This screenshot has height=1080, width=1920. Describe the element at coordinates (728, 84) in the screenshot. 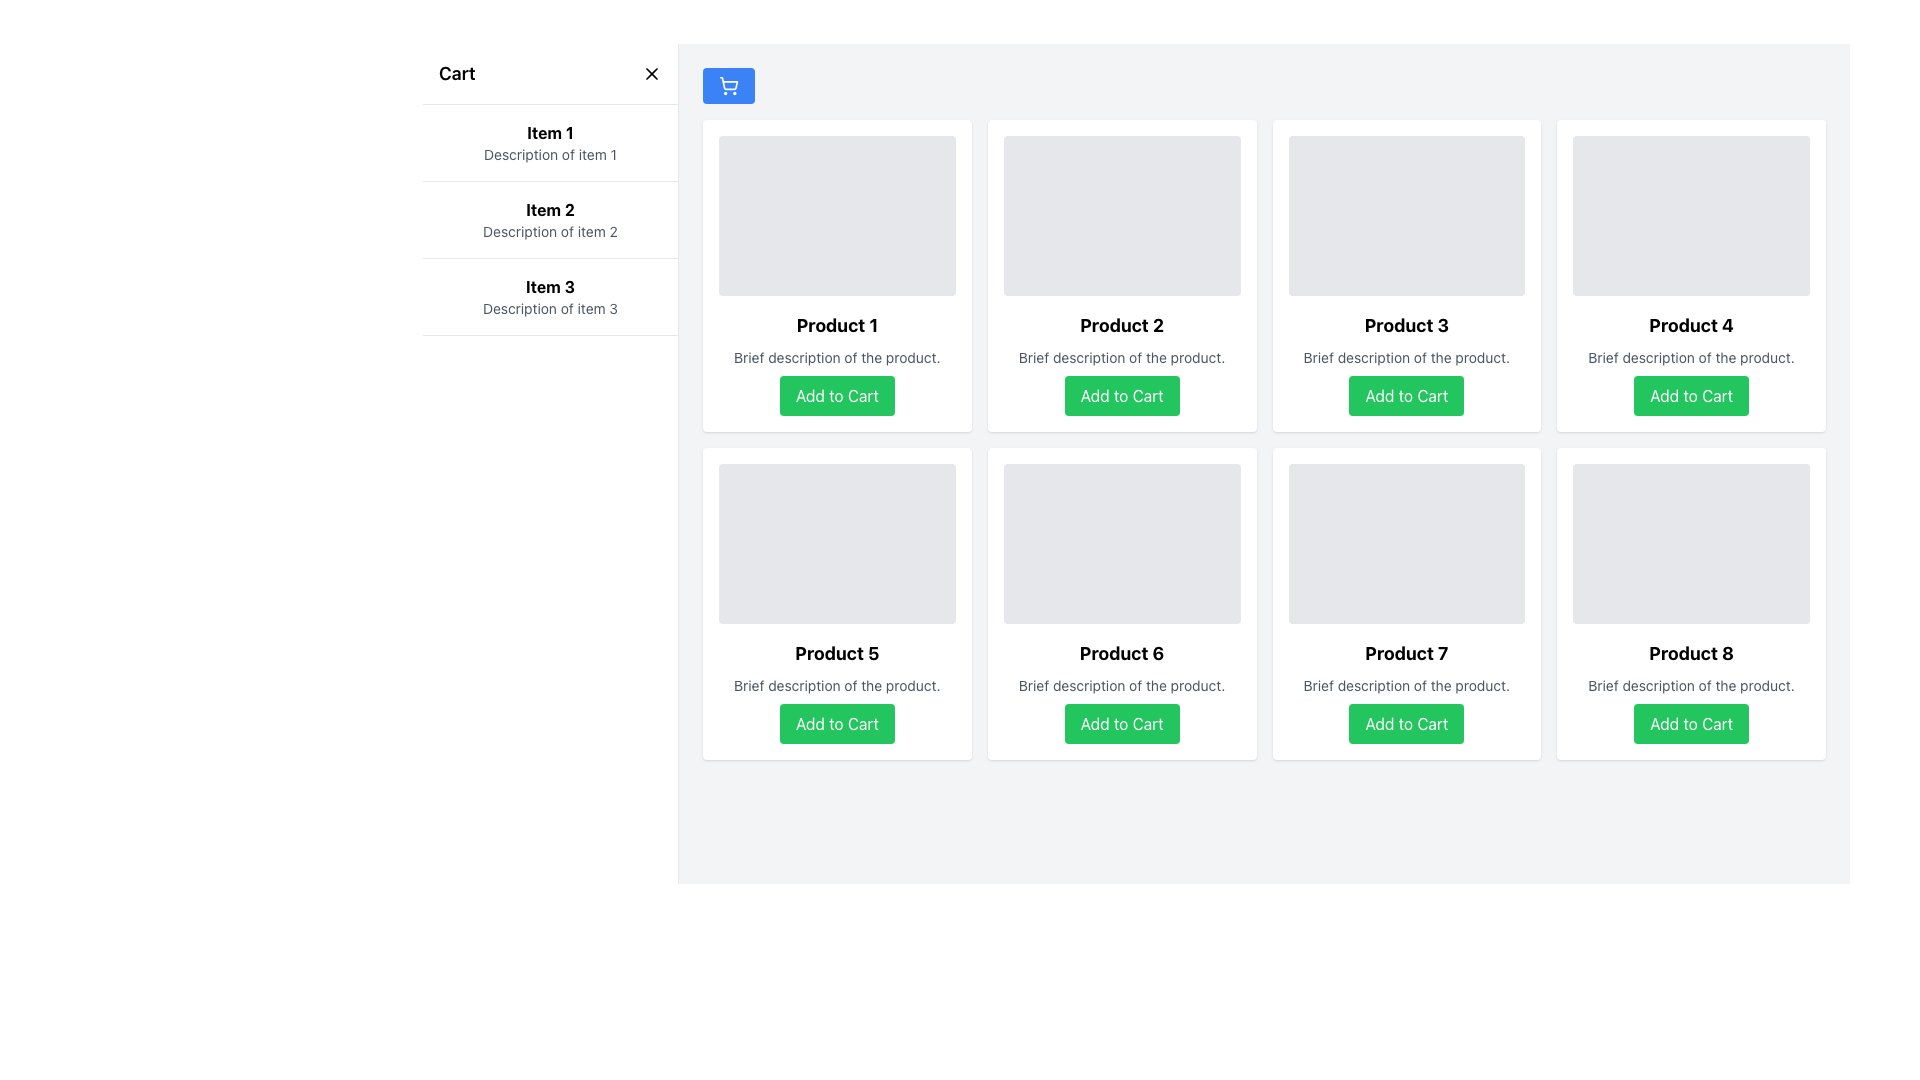

I see `the shopping cart icon located within the blue button at the top-left corner of the main content area` at that location.